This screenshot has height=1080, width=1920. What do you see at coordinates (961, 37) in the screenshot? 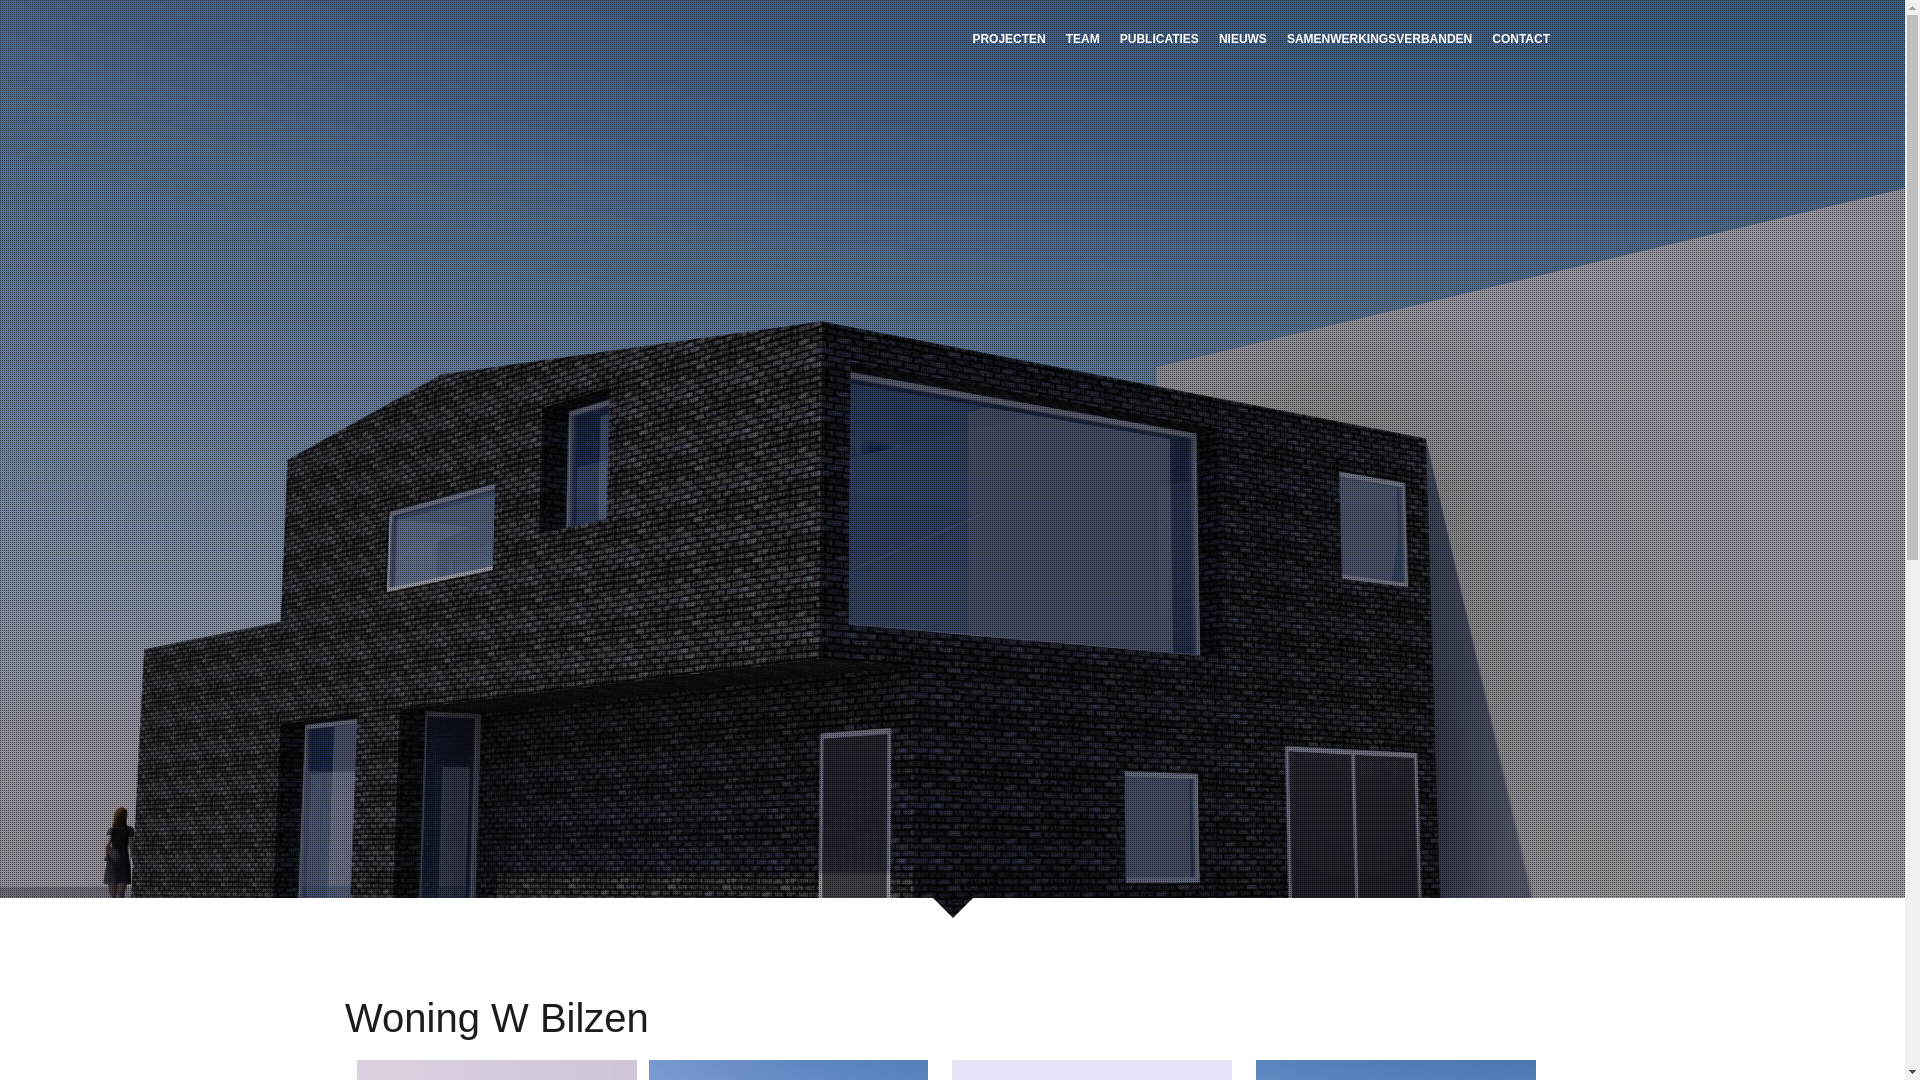
I see `'PROJECTEN'` at bounding box center [961, 37].